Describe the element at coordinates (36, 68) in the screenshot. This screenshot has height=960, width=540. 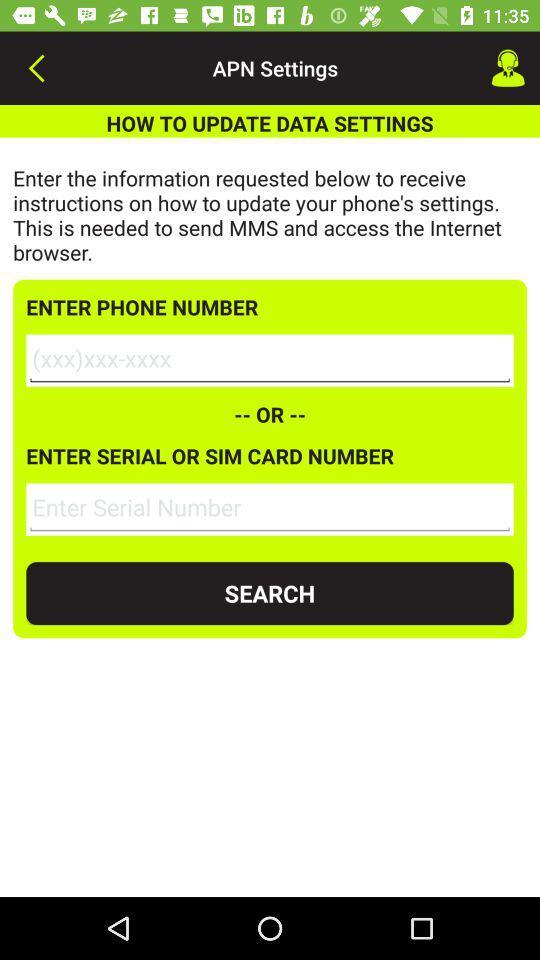
I see `the icon at the top left corner` at that location.